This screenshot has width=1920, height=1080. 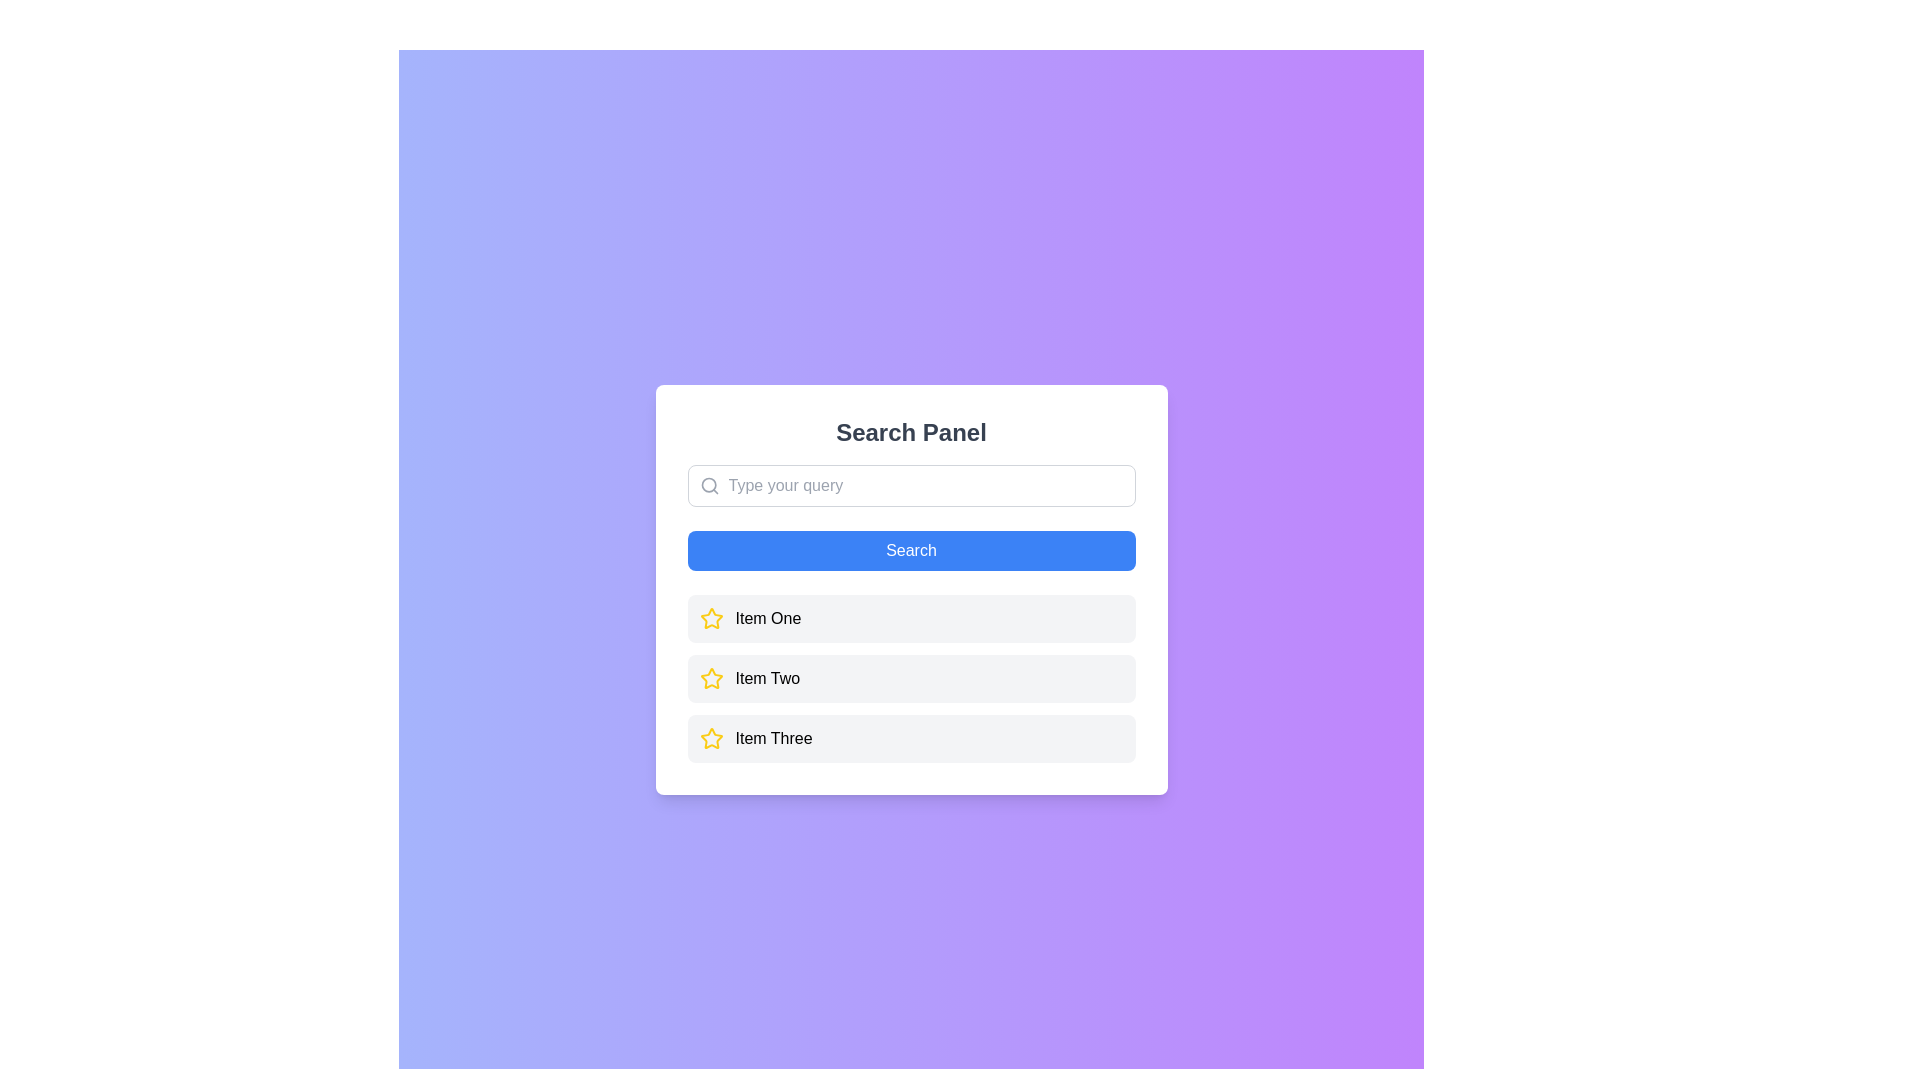 I want to click on the star-shaped icon with a yellow outline, located, so click(x=711, y=739).